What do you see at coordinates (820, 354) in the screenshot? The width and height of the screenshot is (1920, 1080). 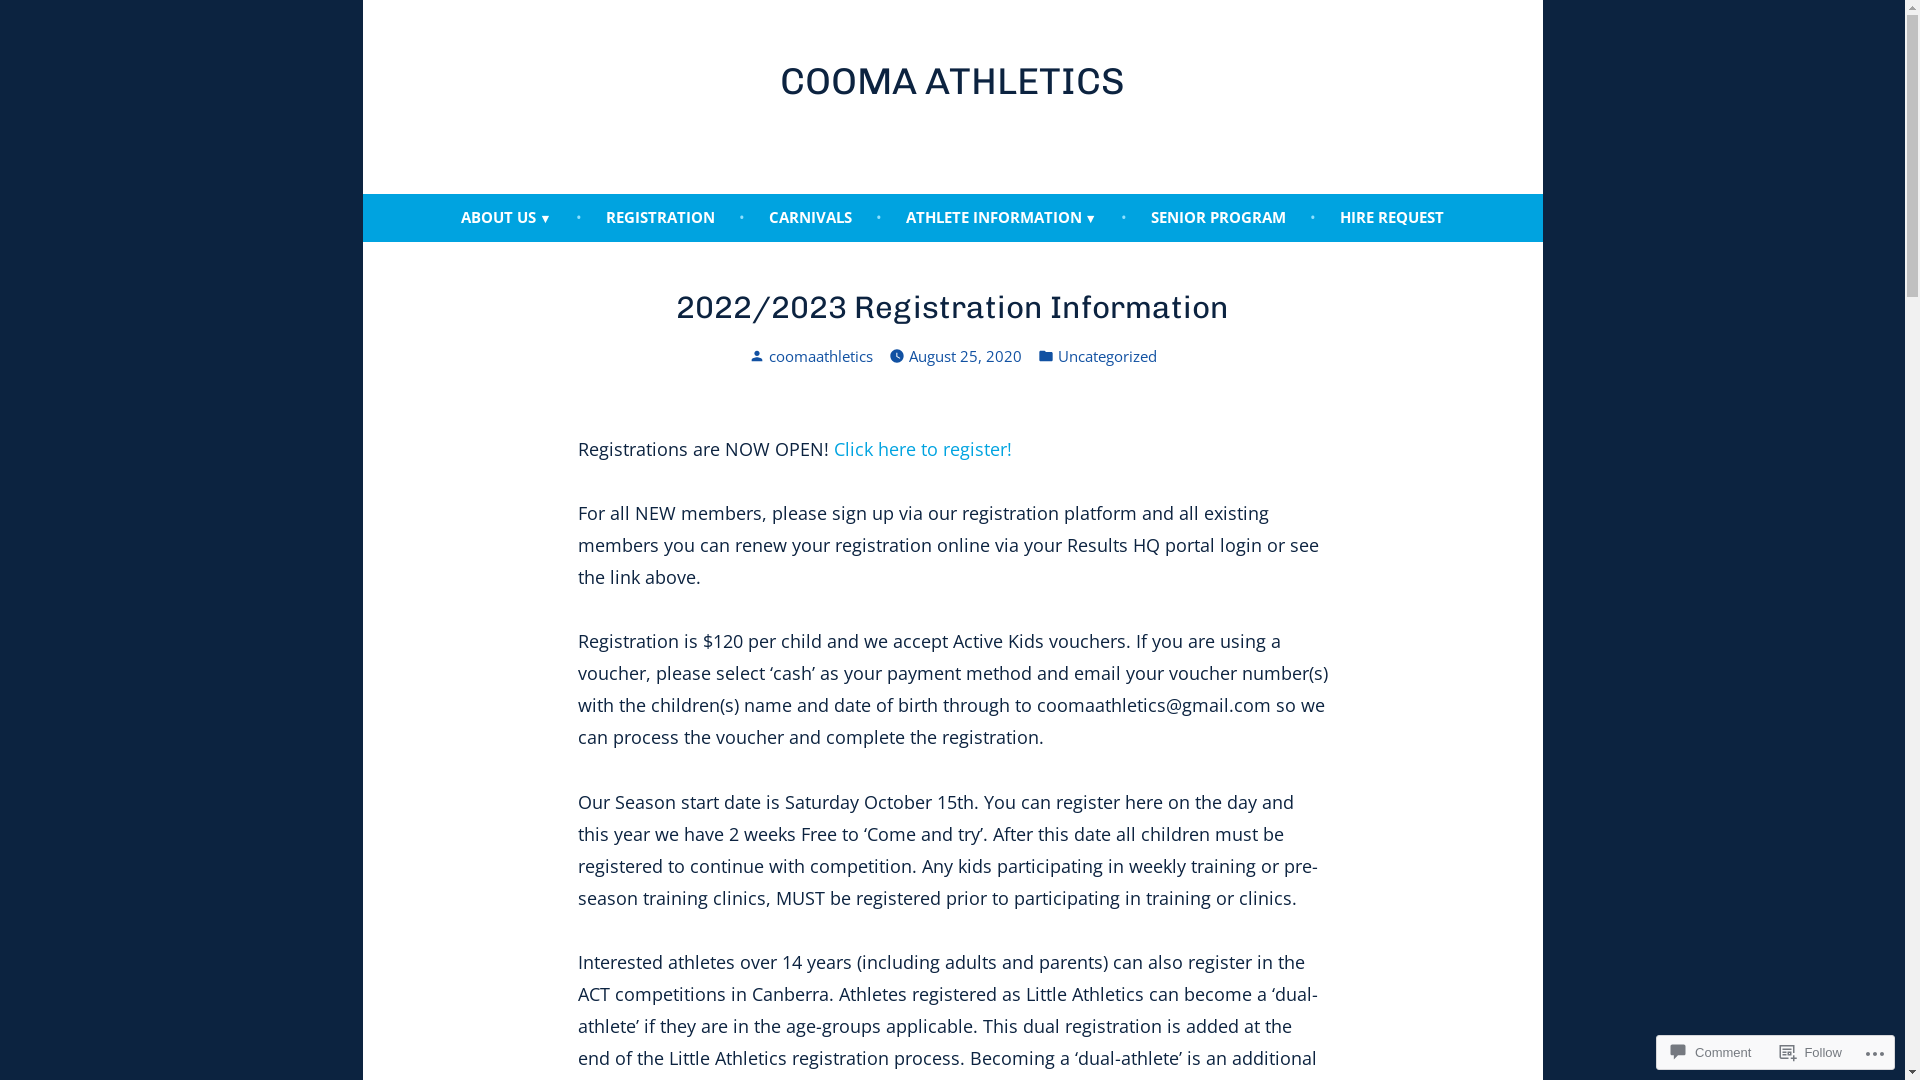 I see `'coomaathletics'` at bounding box center [820, 354].